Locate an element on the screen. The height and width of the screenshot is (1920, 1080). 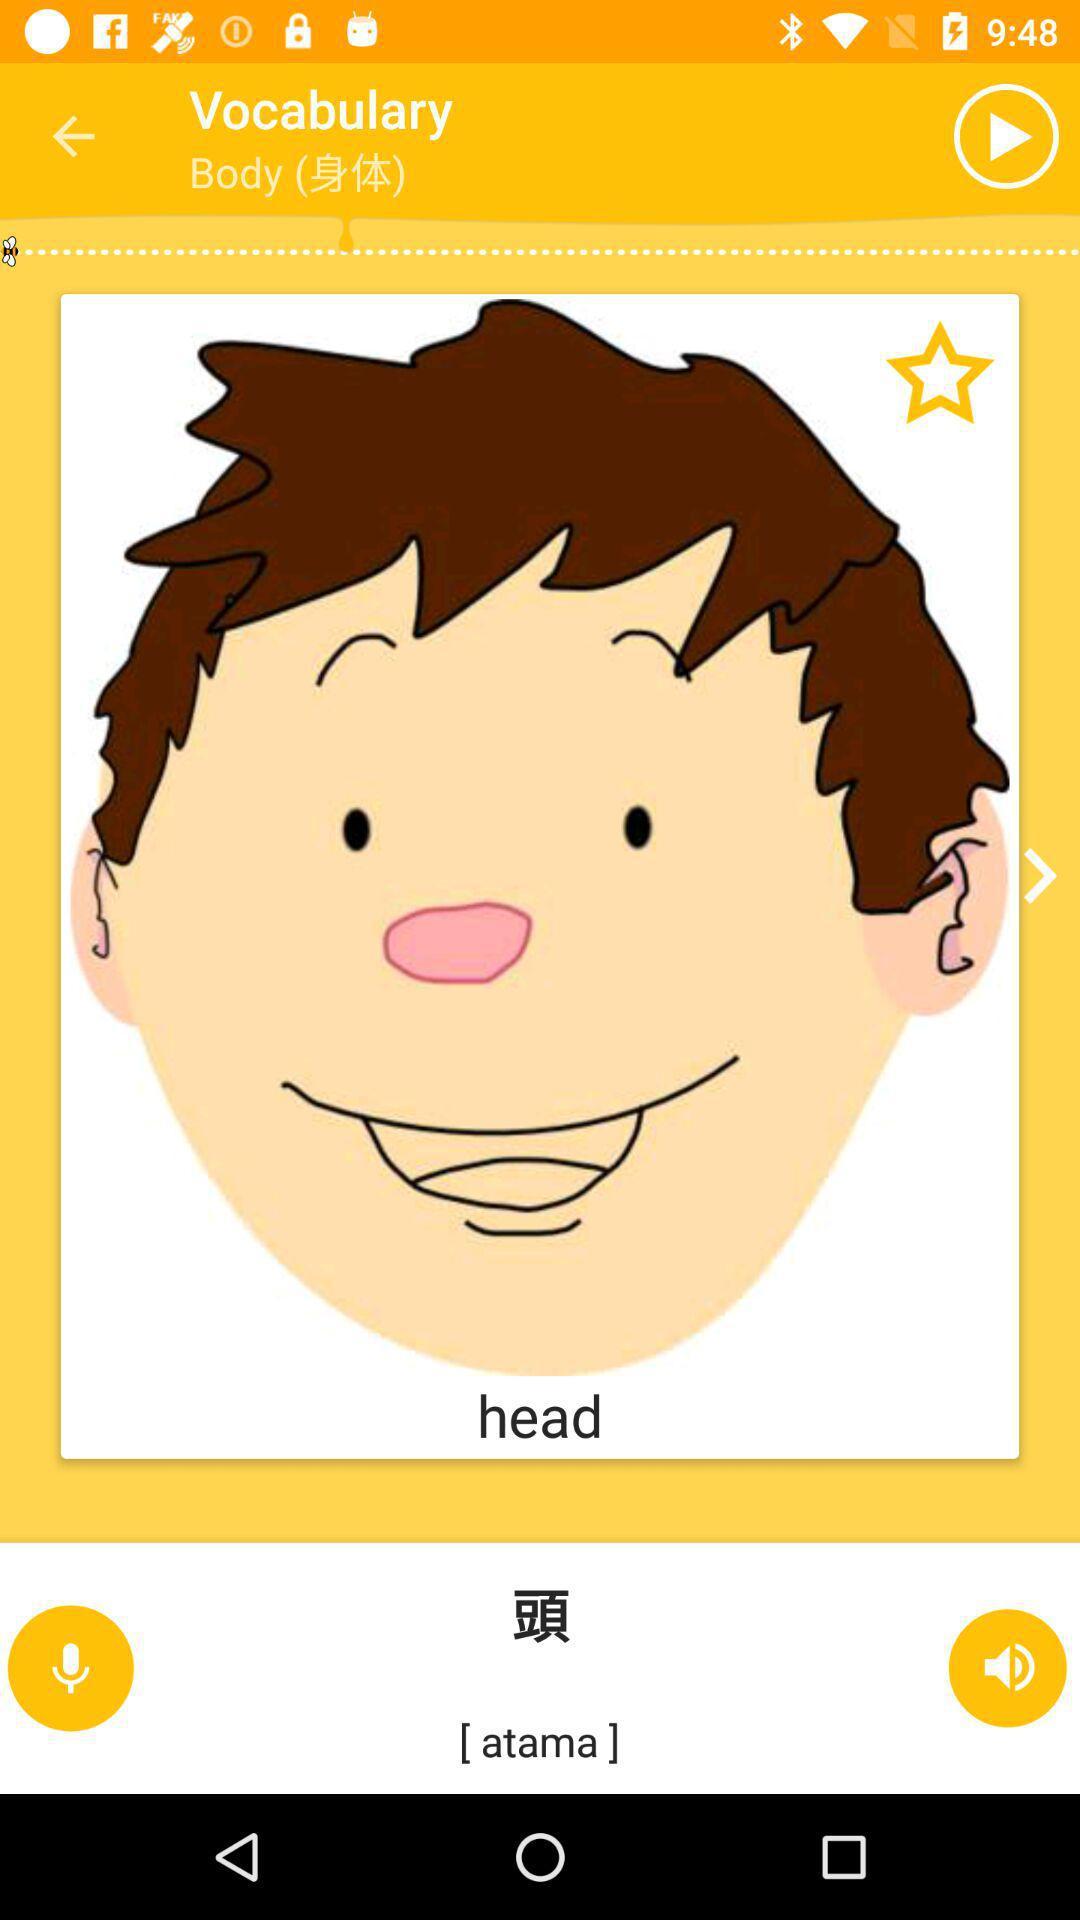
the microphone icon is located at coordinates (69, 1668).